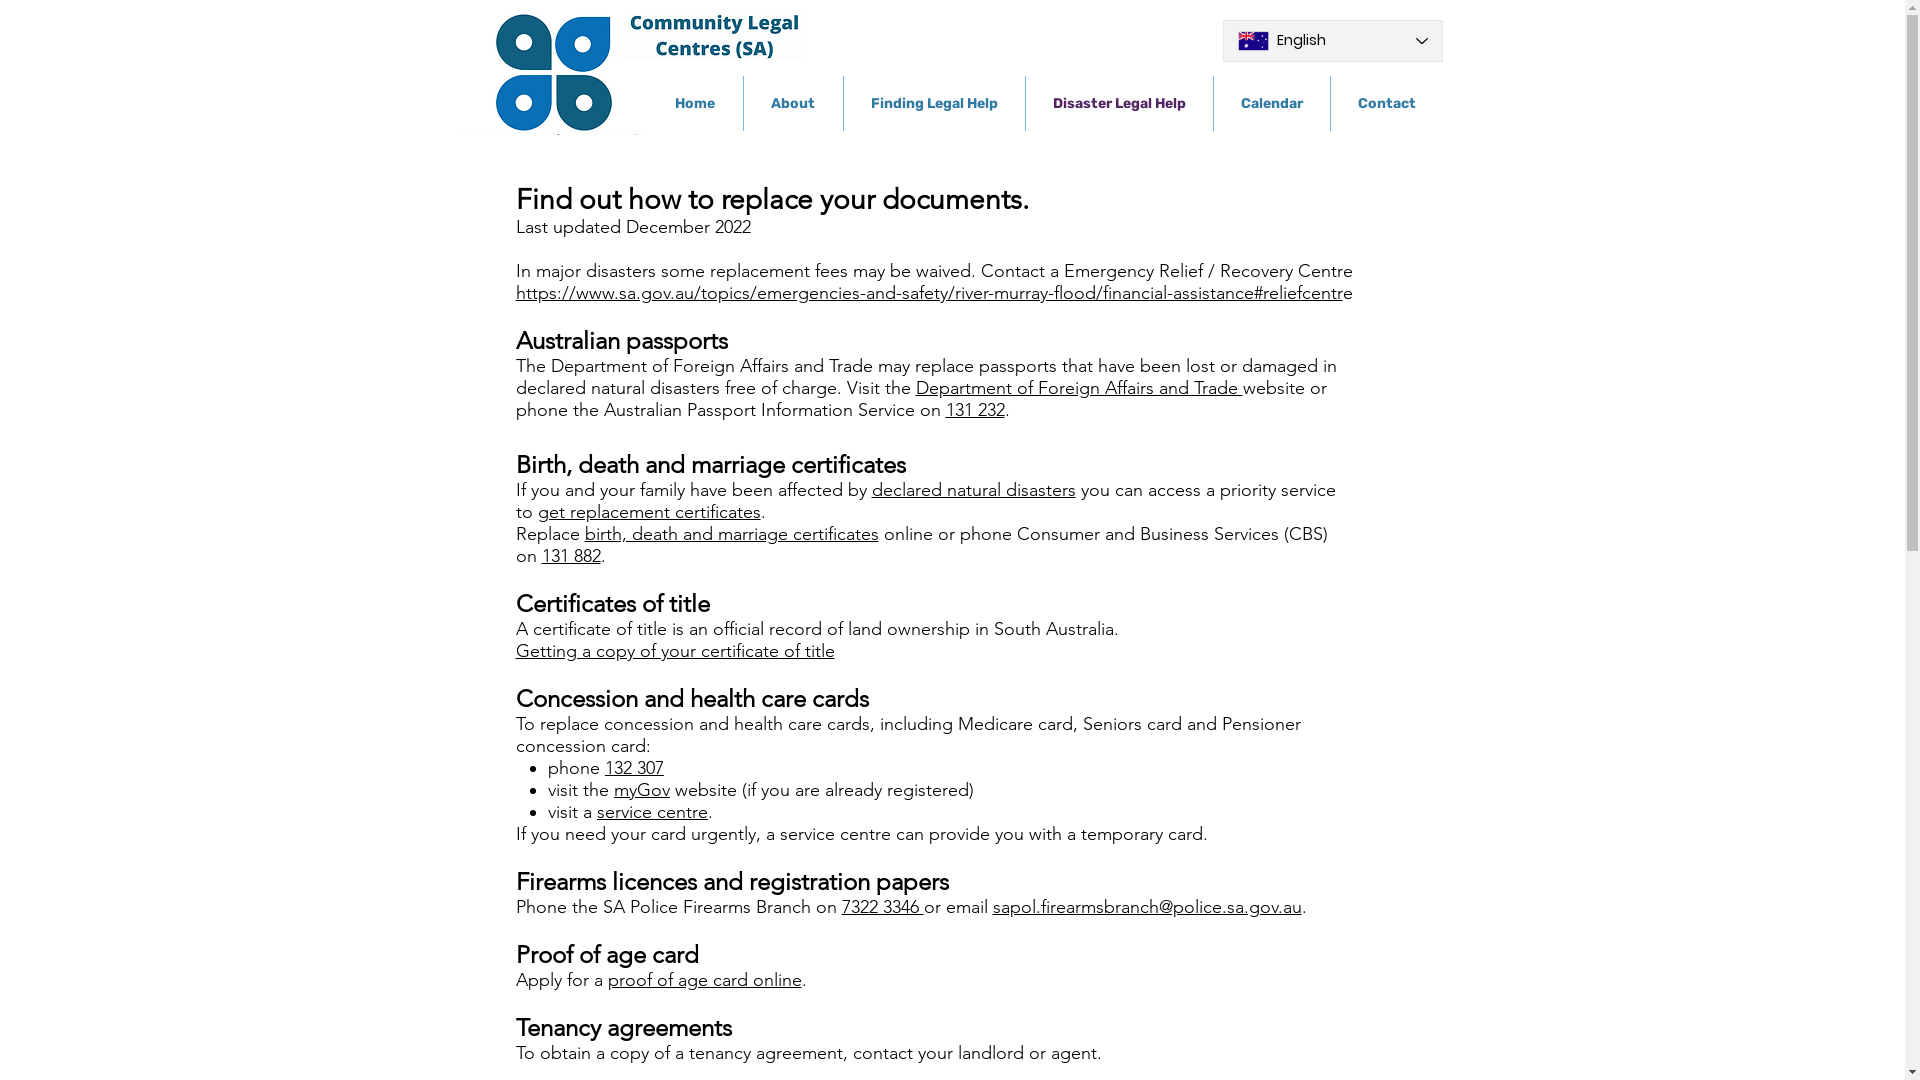 The height and width of the screenshot is (1080, 1920). What do you see at coordinates (705, 978) in the screenshot?
I see `'proof of age card online'` at bounding box center [705, 978].